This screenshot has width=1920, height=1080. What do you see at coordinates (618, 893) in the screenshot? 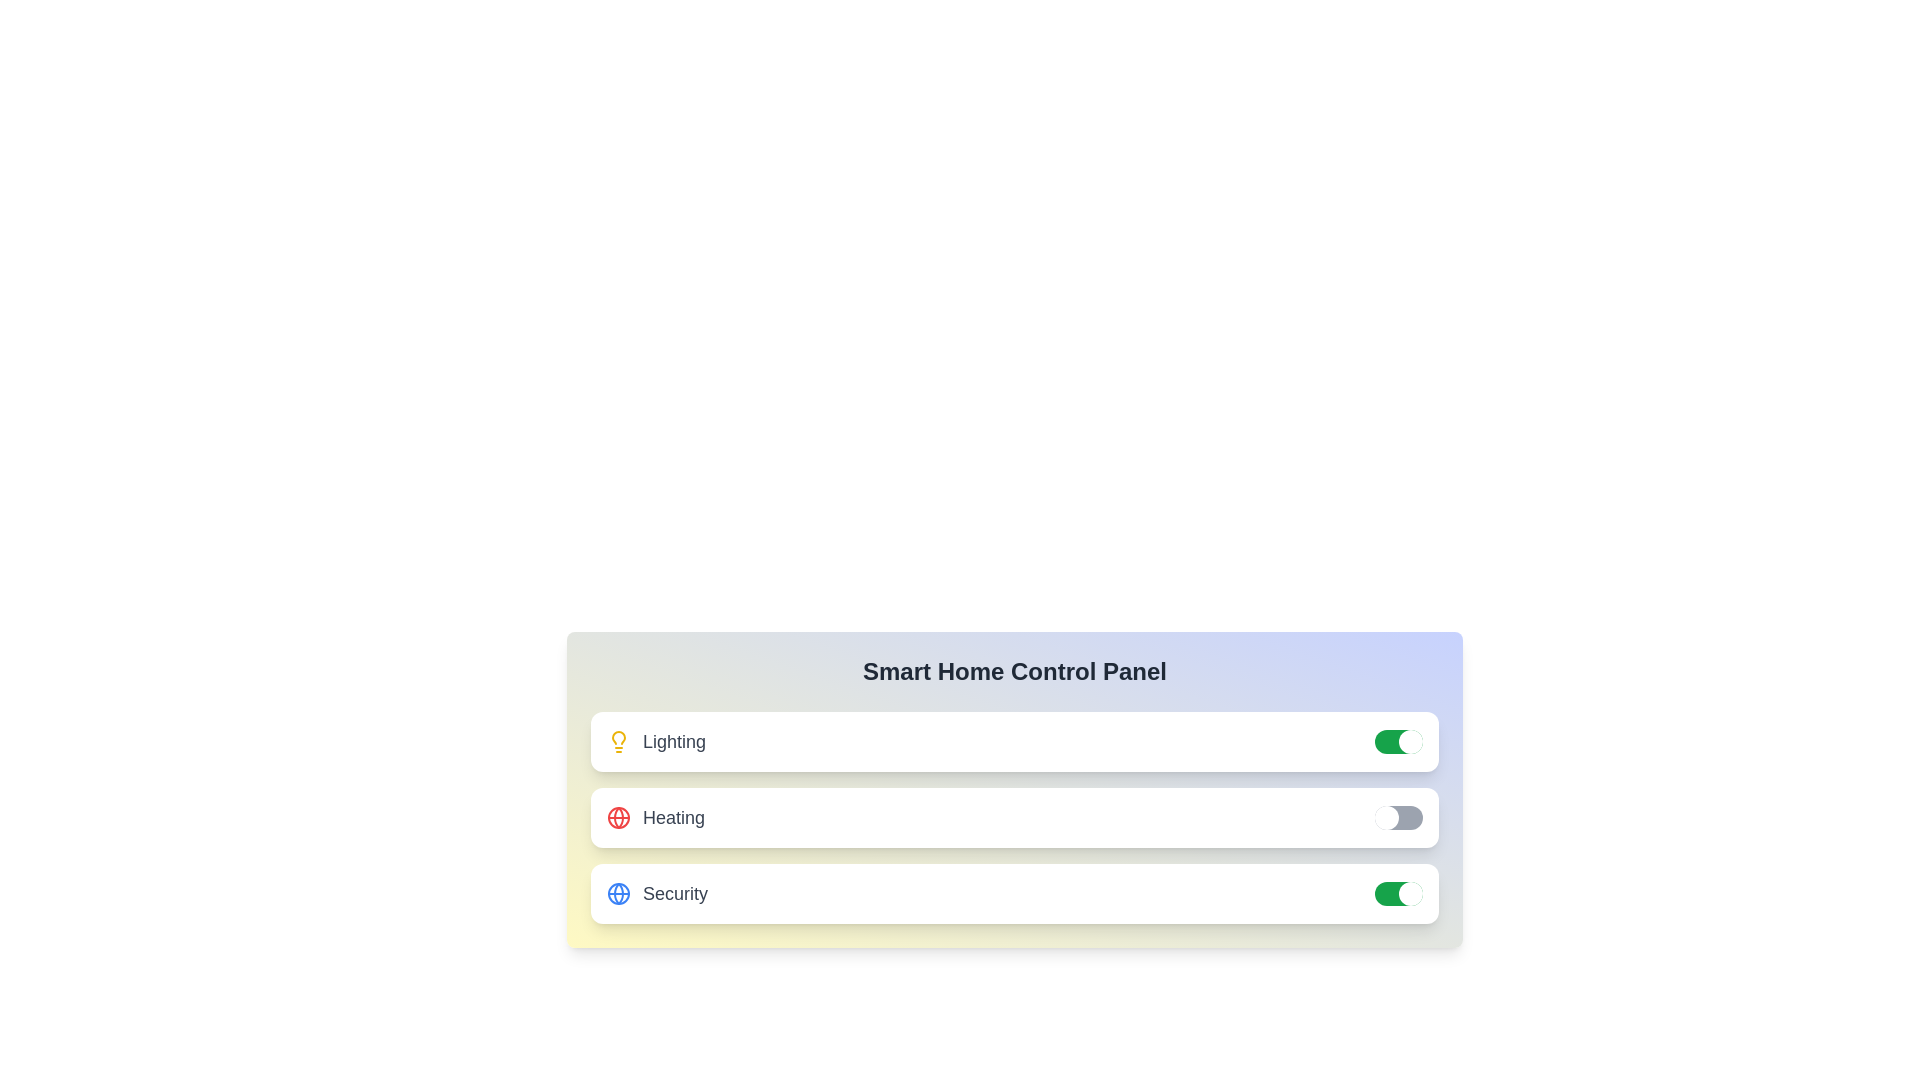
I see `the icon for Security to view more information` at bounding box center [618, 893].